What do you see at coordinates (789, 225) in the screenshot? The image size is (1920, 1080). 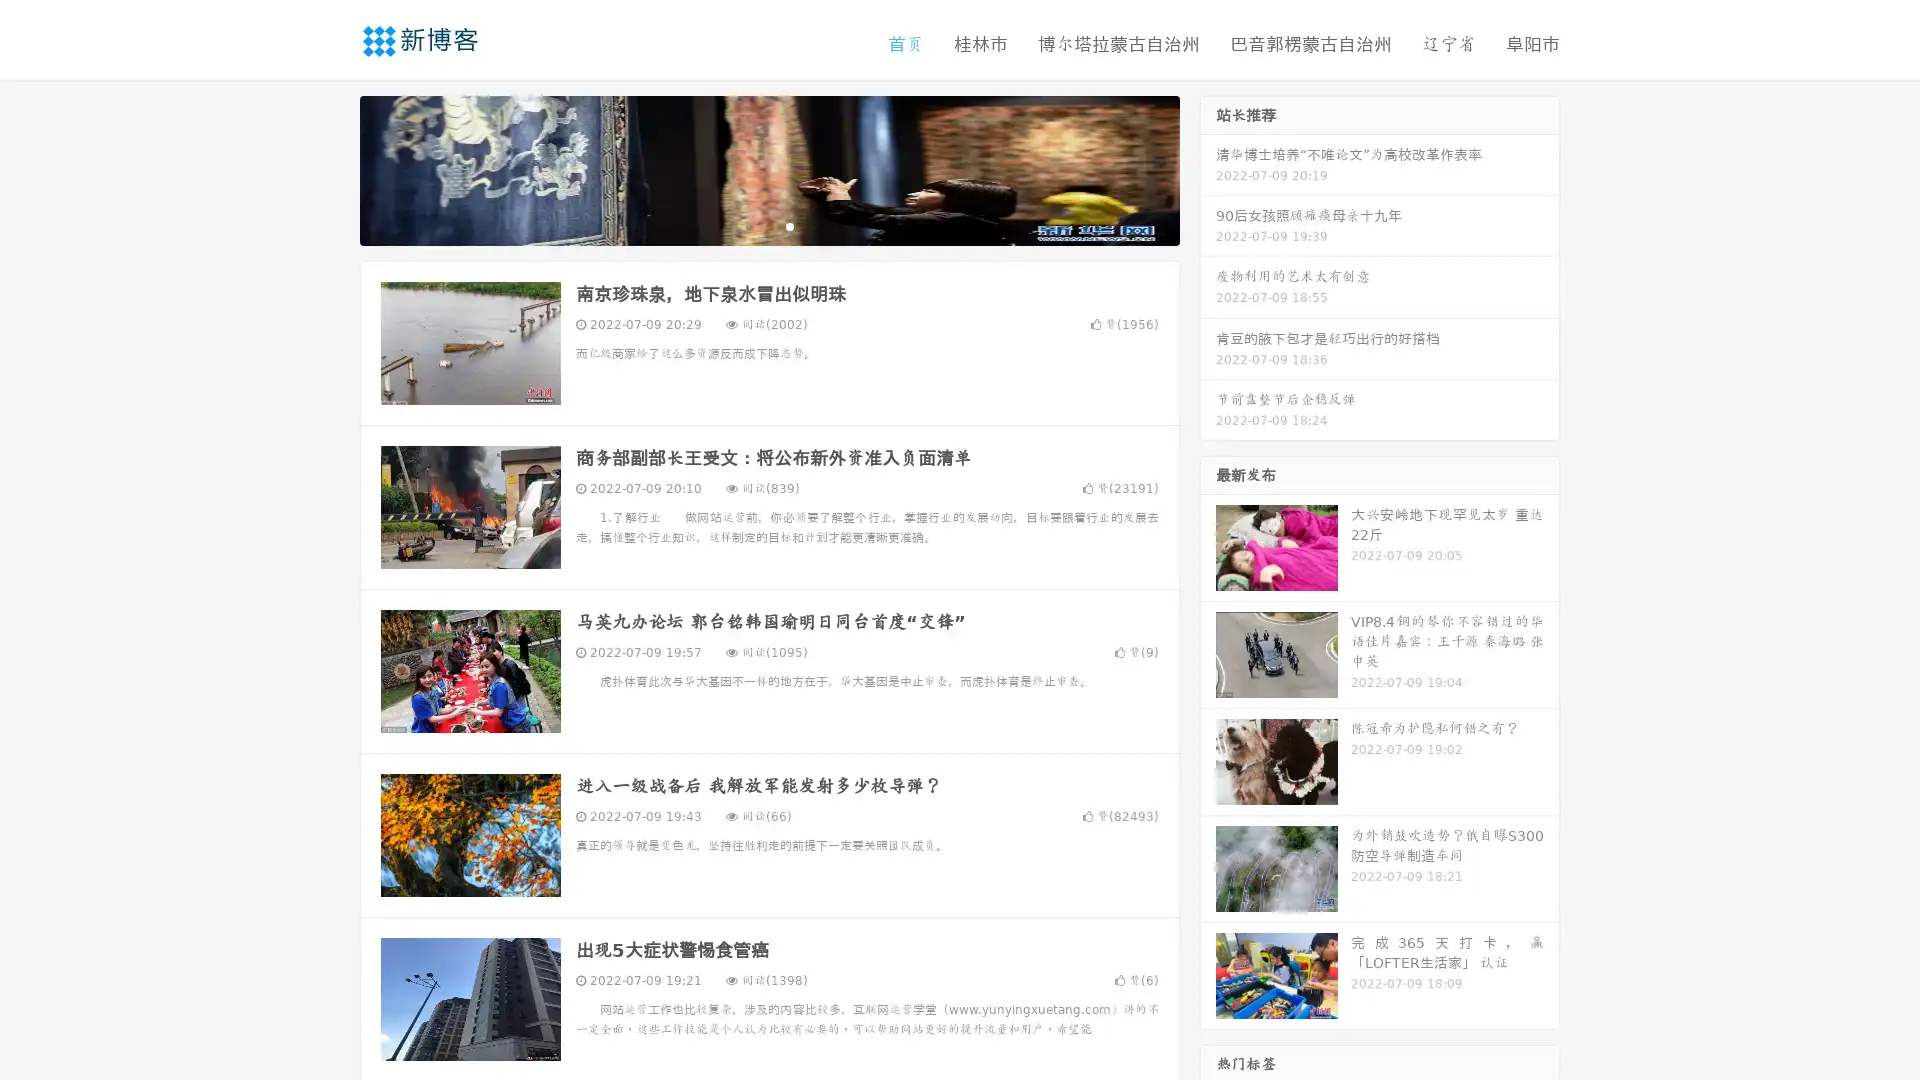 I see `Go to slide 3` at bounding box center [789, 225].